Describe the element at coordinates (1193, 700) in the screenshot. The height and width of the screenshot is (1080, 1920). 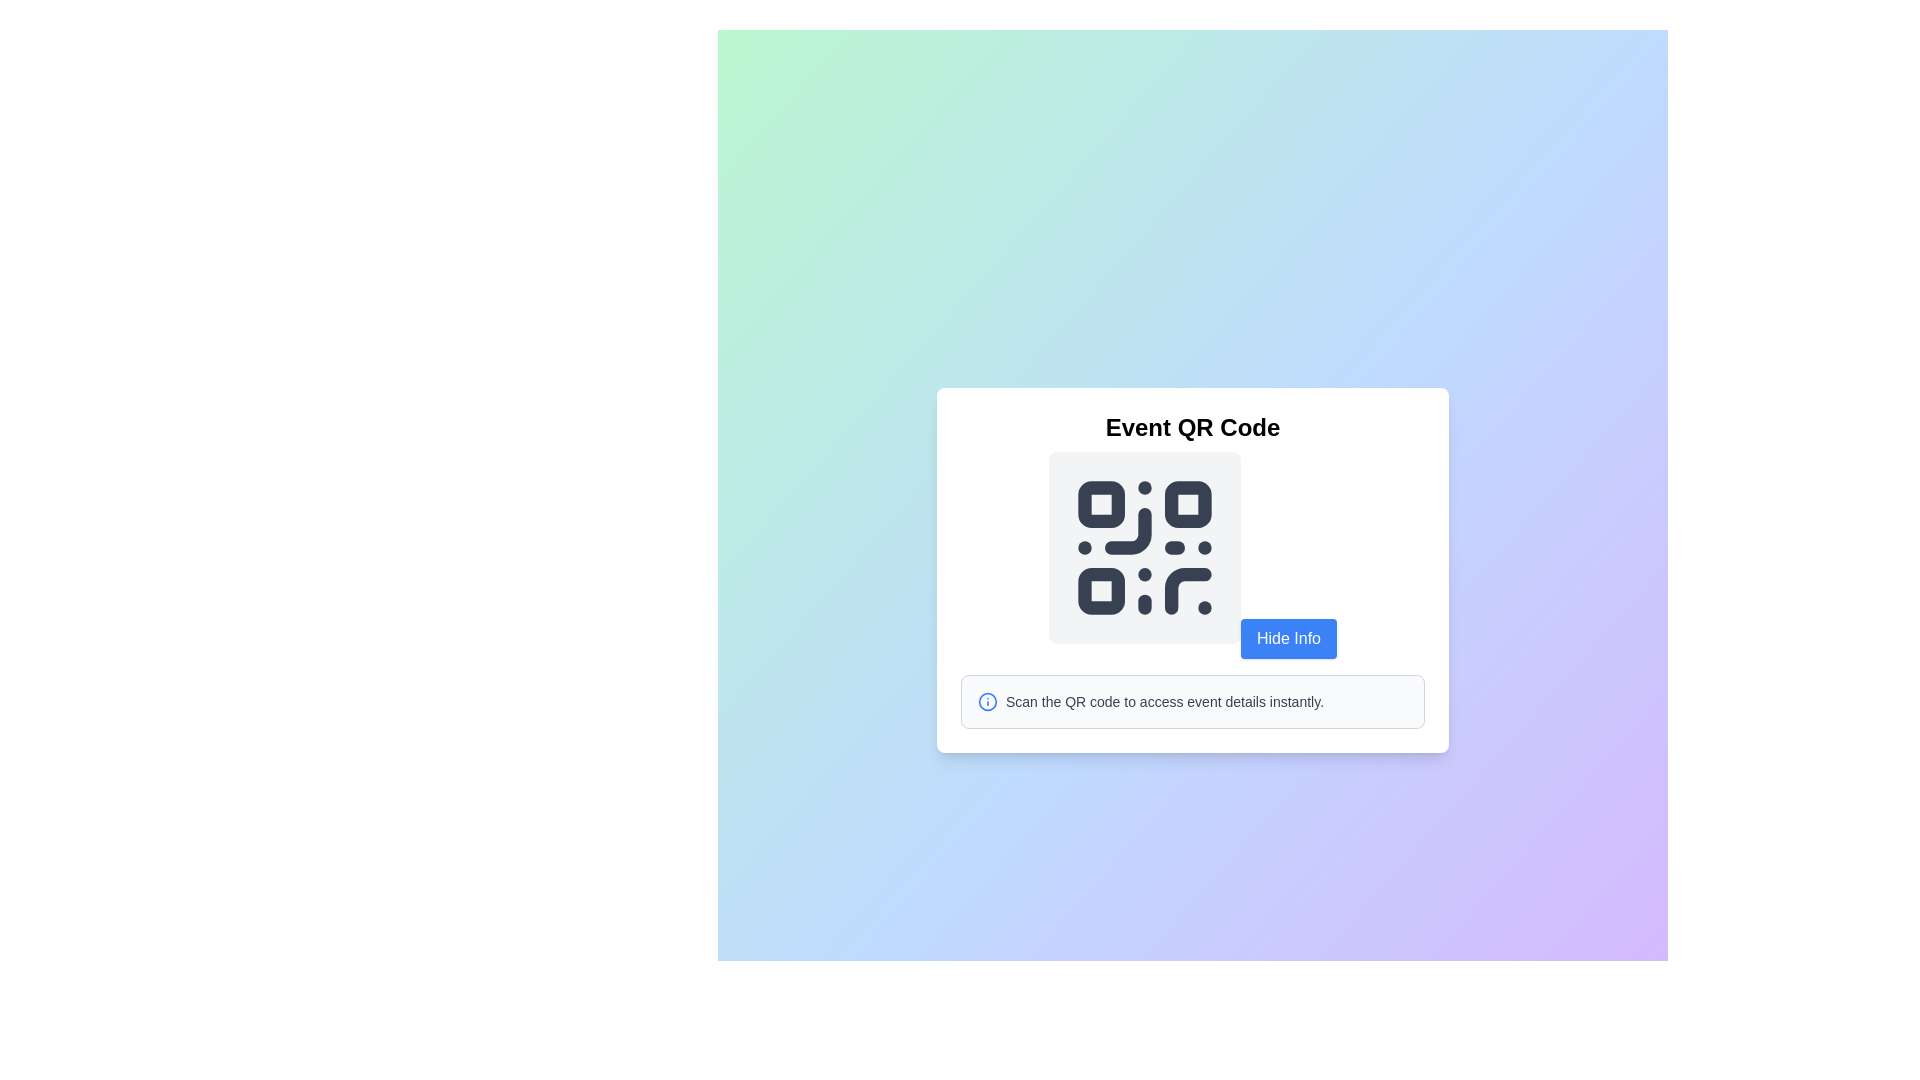
I see `the instructional text that provides information on how to scan the adjacent QR code` at that location.